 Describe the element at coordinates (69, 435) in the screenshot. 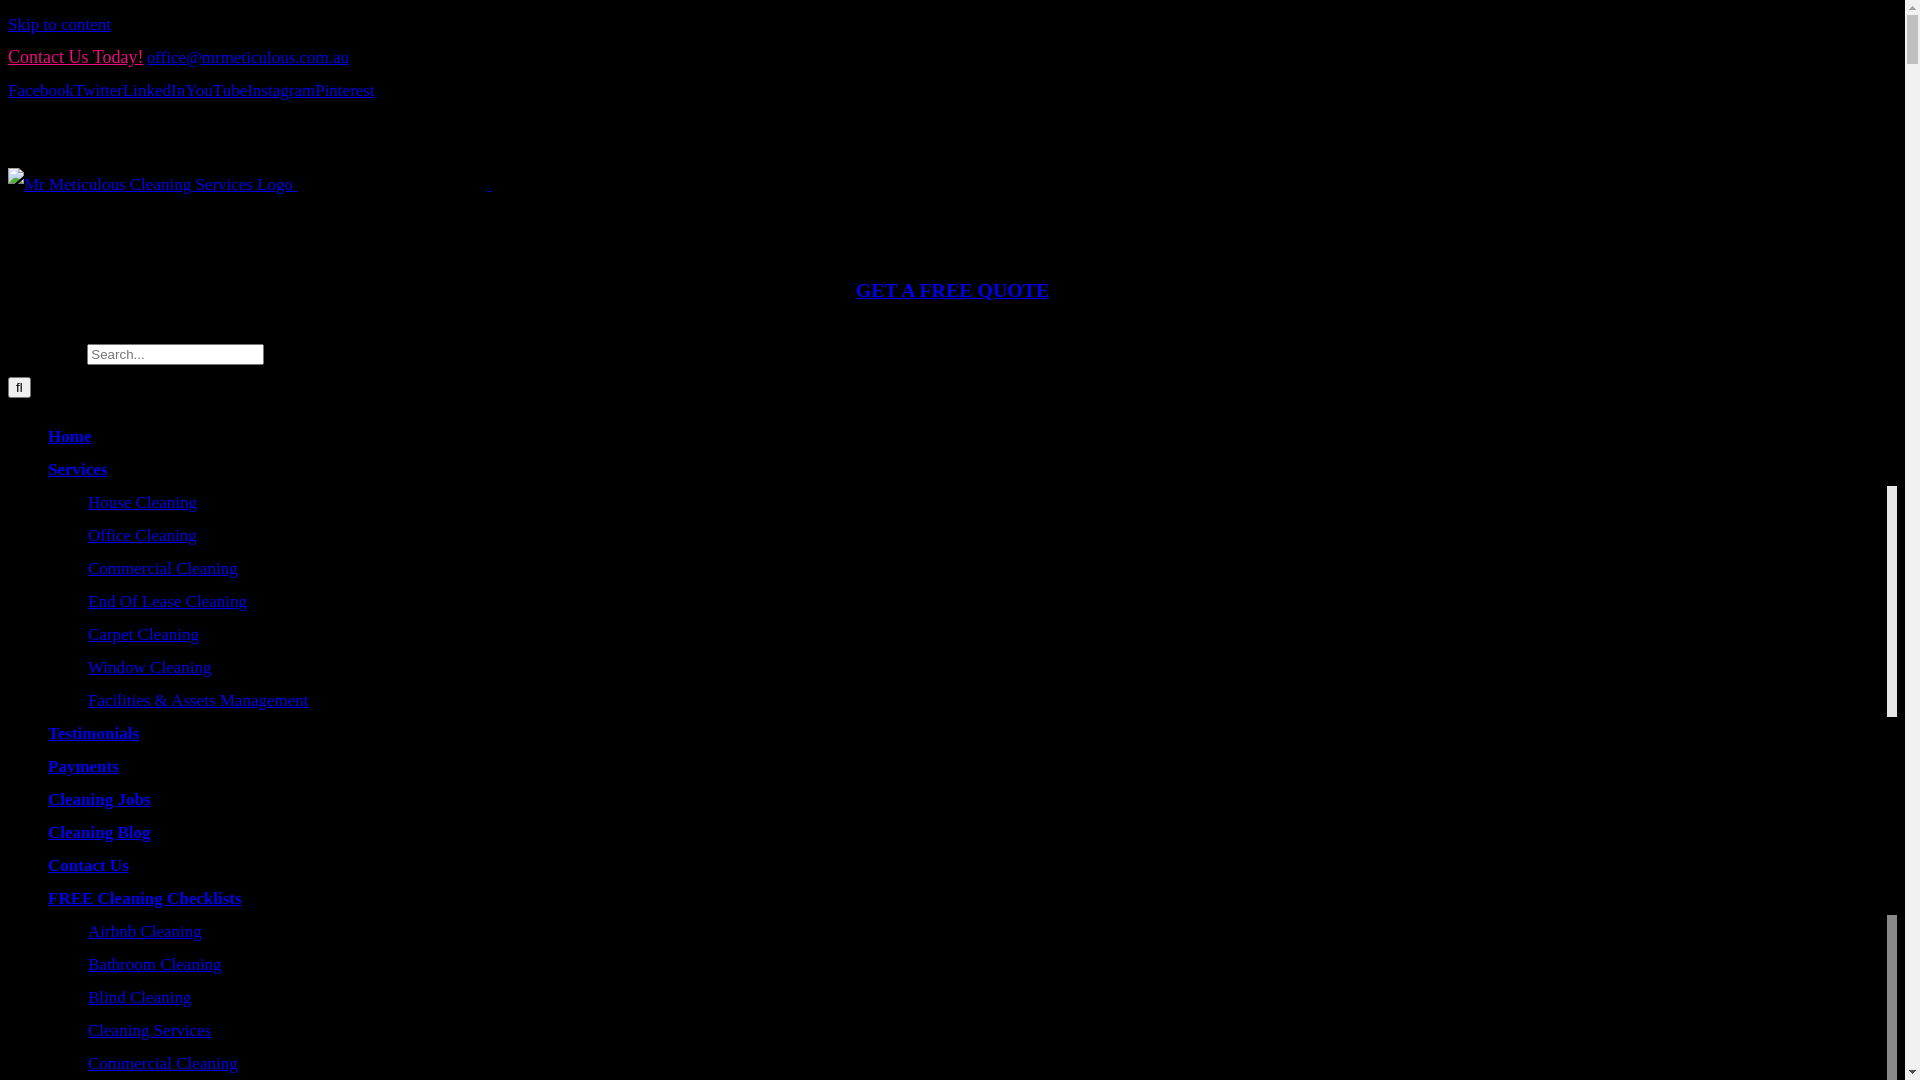

I see `'Home'` at that location.